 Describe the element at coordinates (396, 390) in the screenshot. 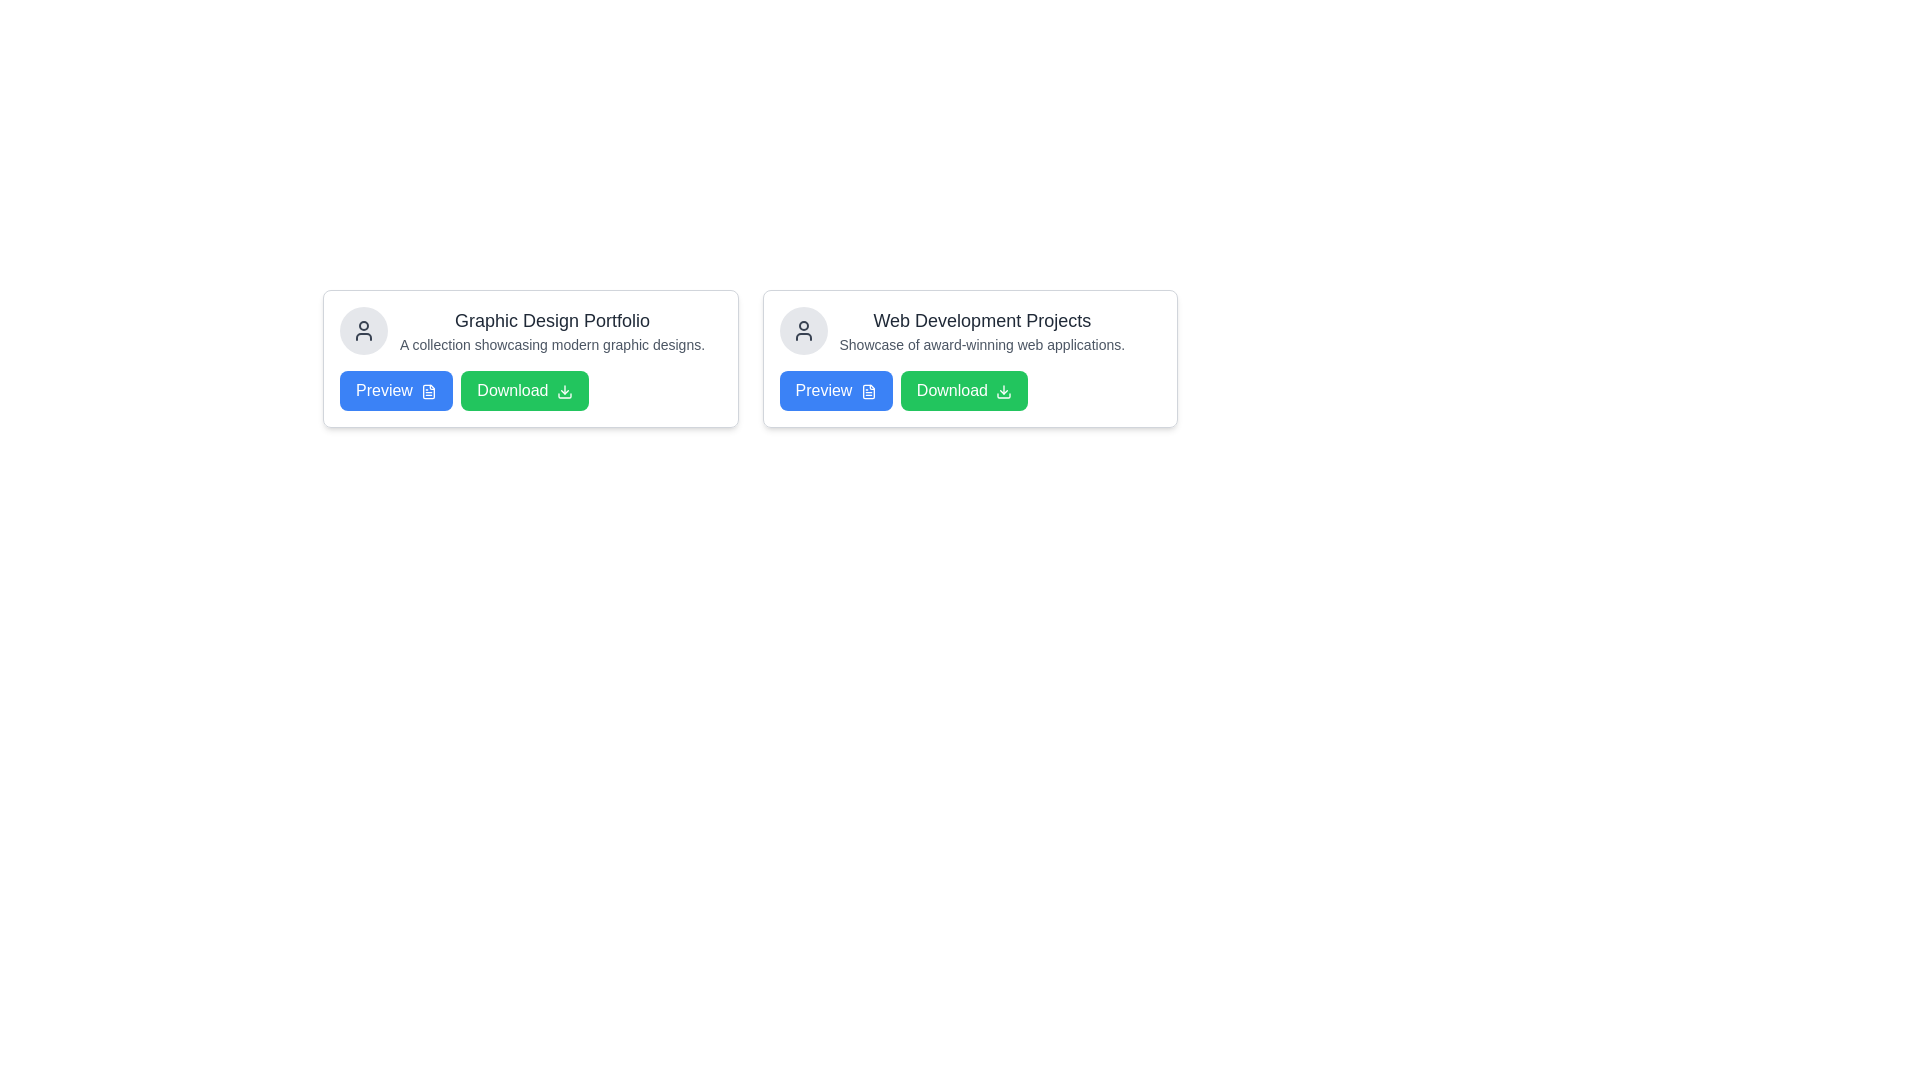

I see `the rectangular blue button labeled 'Preview' with a document icon, located in the first card under the 'Graphic Design Portfolio' section` at that location.